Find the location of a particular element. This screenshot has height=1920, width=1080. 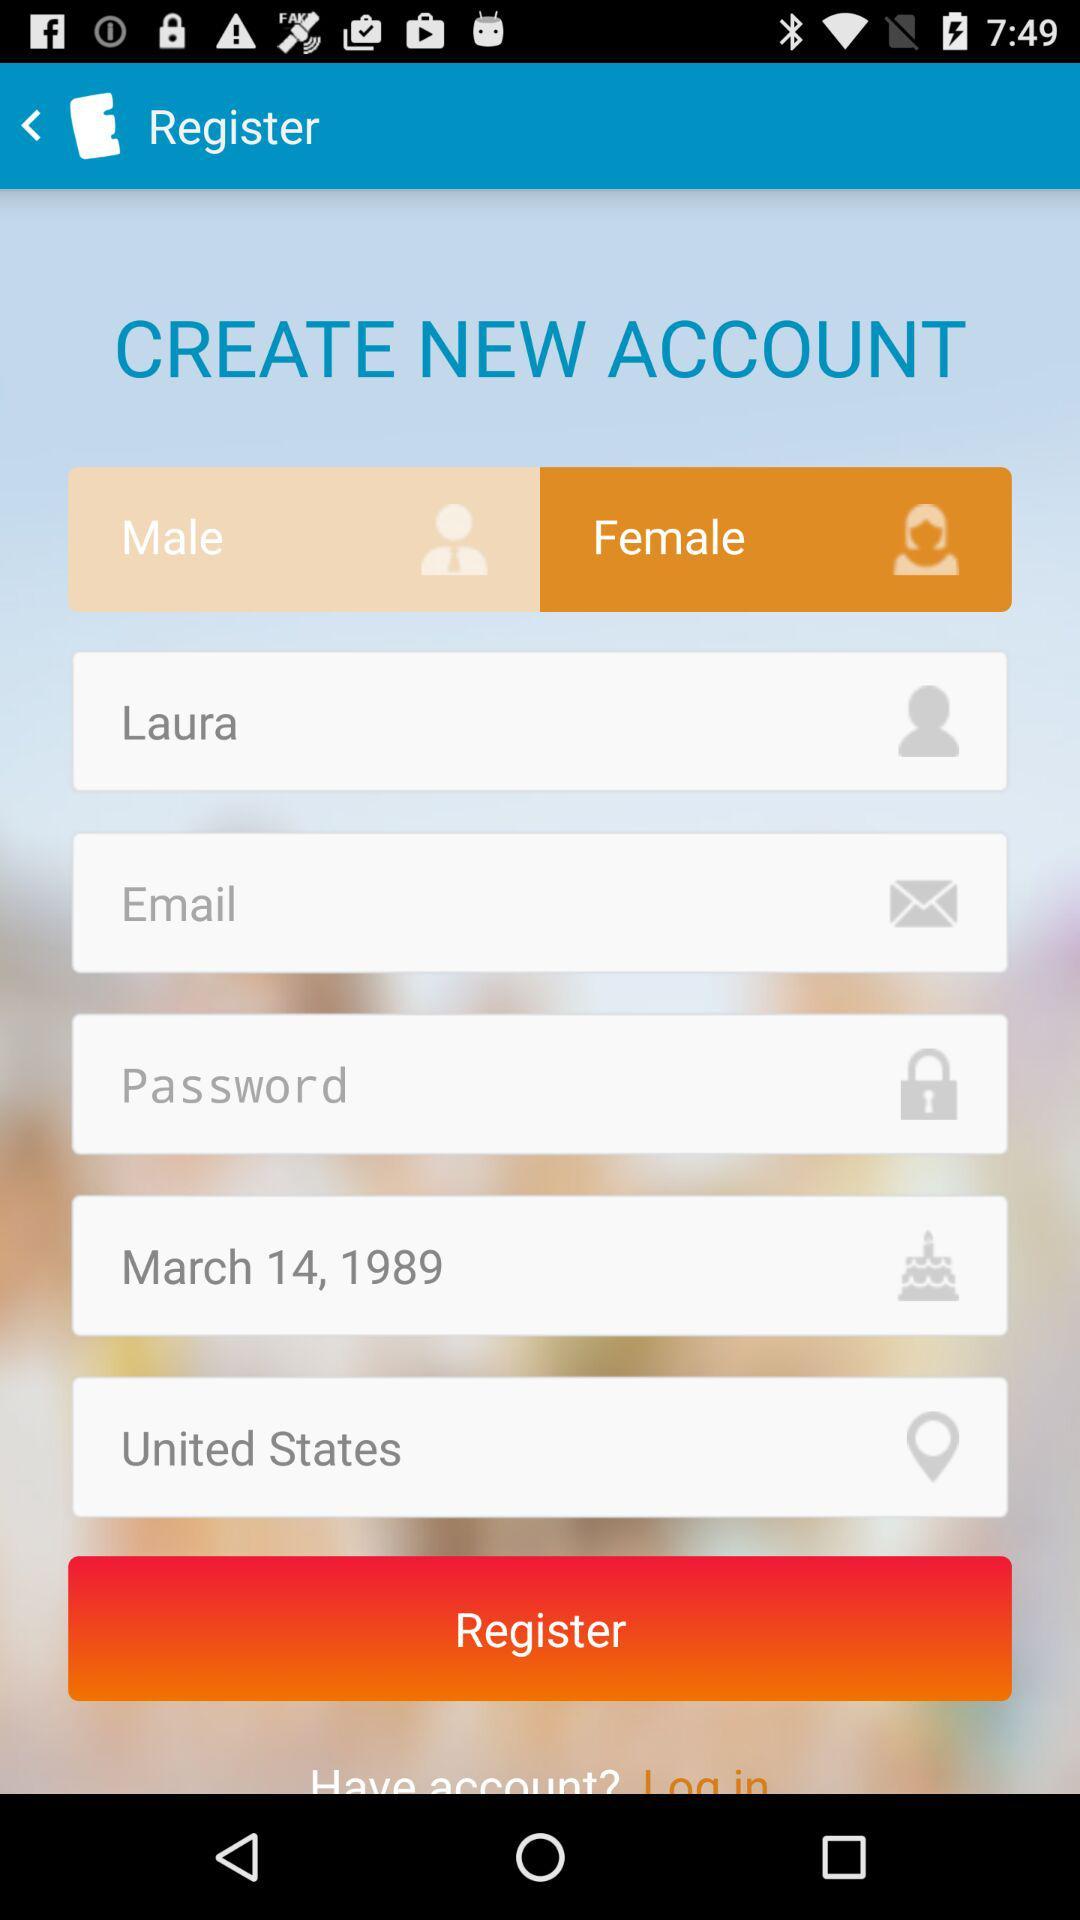

password is located at coordinates (540, 1083).